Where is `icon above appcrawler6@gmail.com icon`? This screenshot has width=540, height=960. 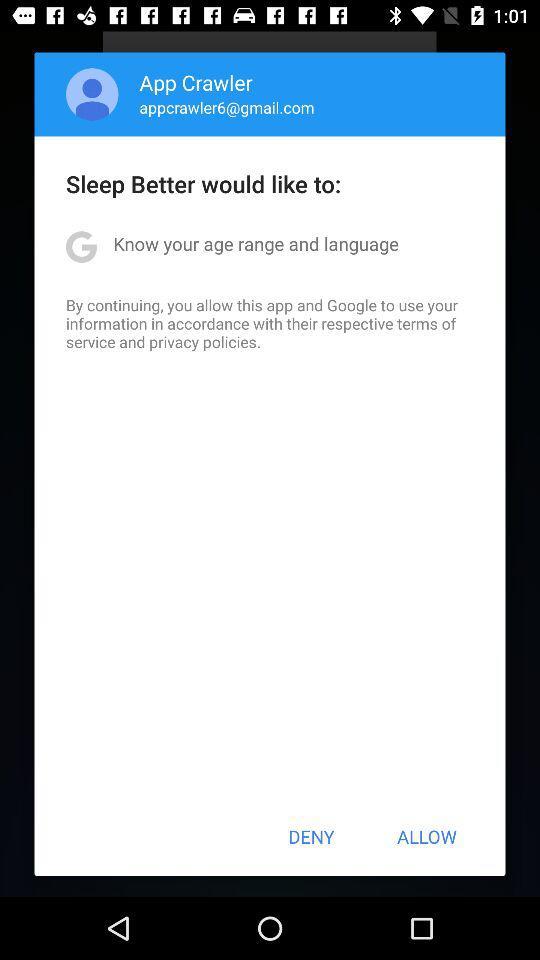 icon above appcrawler6@gmail.com icon is located at coordinates (196, 82).